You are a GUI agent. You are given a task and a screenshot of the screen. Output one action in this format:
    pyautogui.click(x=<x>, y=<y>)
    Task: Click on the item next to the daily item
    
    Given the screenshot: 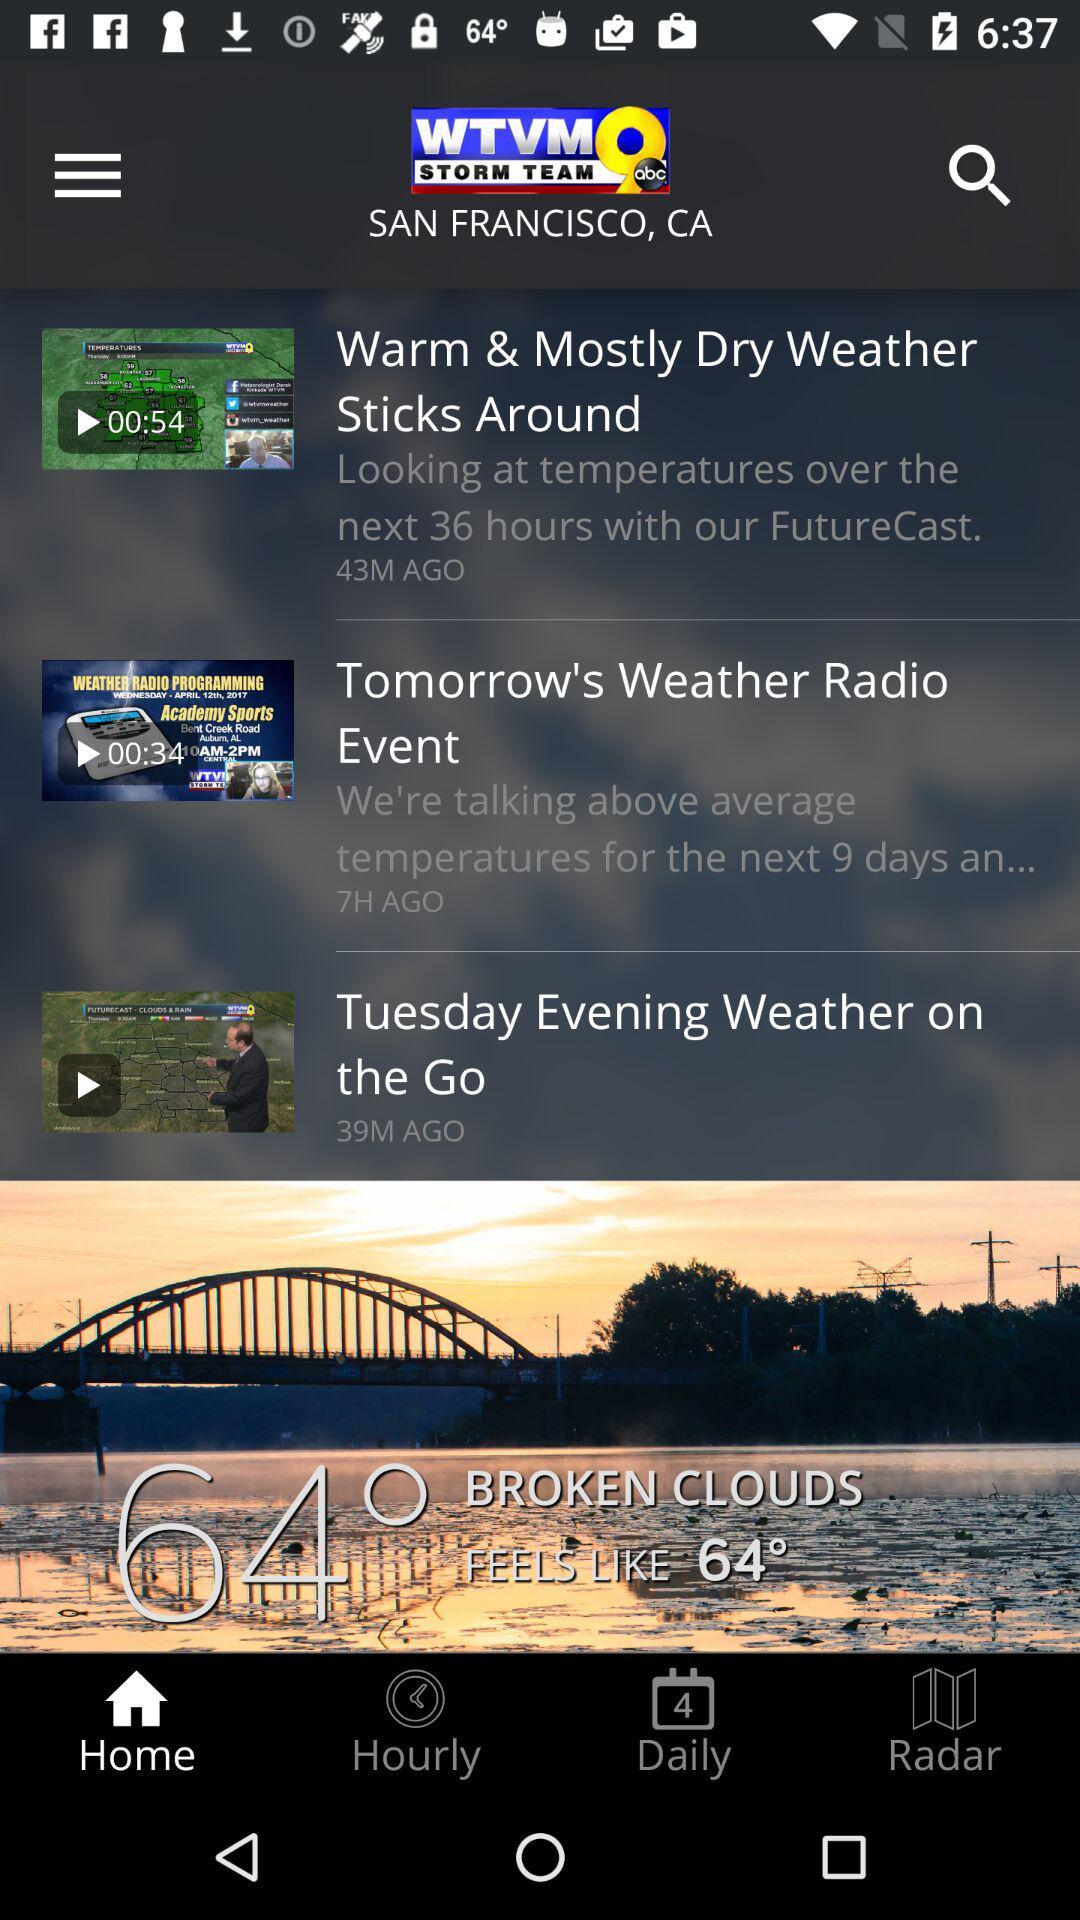 What is the action you would take?
    pyautogui.click(x=414, y=1722)
    